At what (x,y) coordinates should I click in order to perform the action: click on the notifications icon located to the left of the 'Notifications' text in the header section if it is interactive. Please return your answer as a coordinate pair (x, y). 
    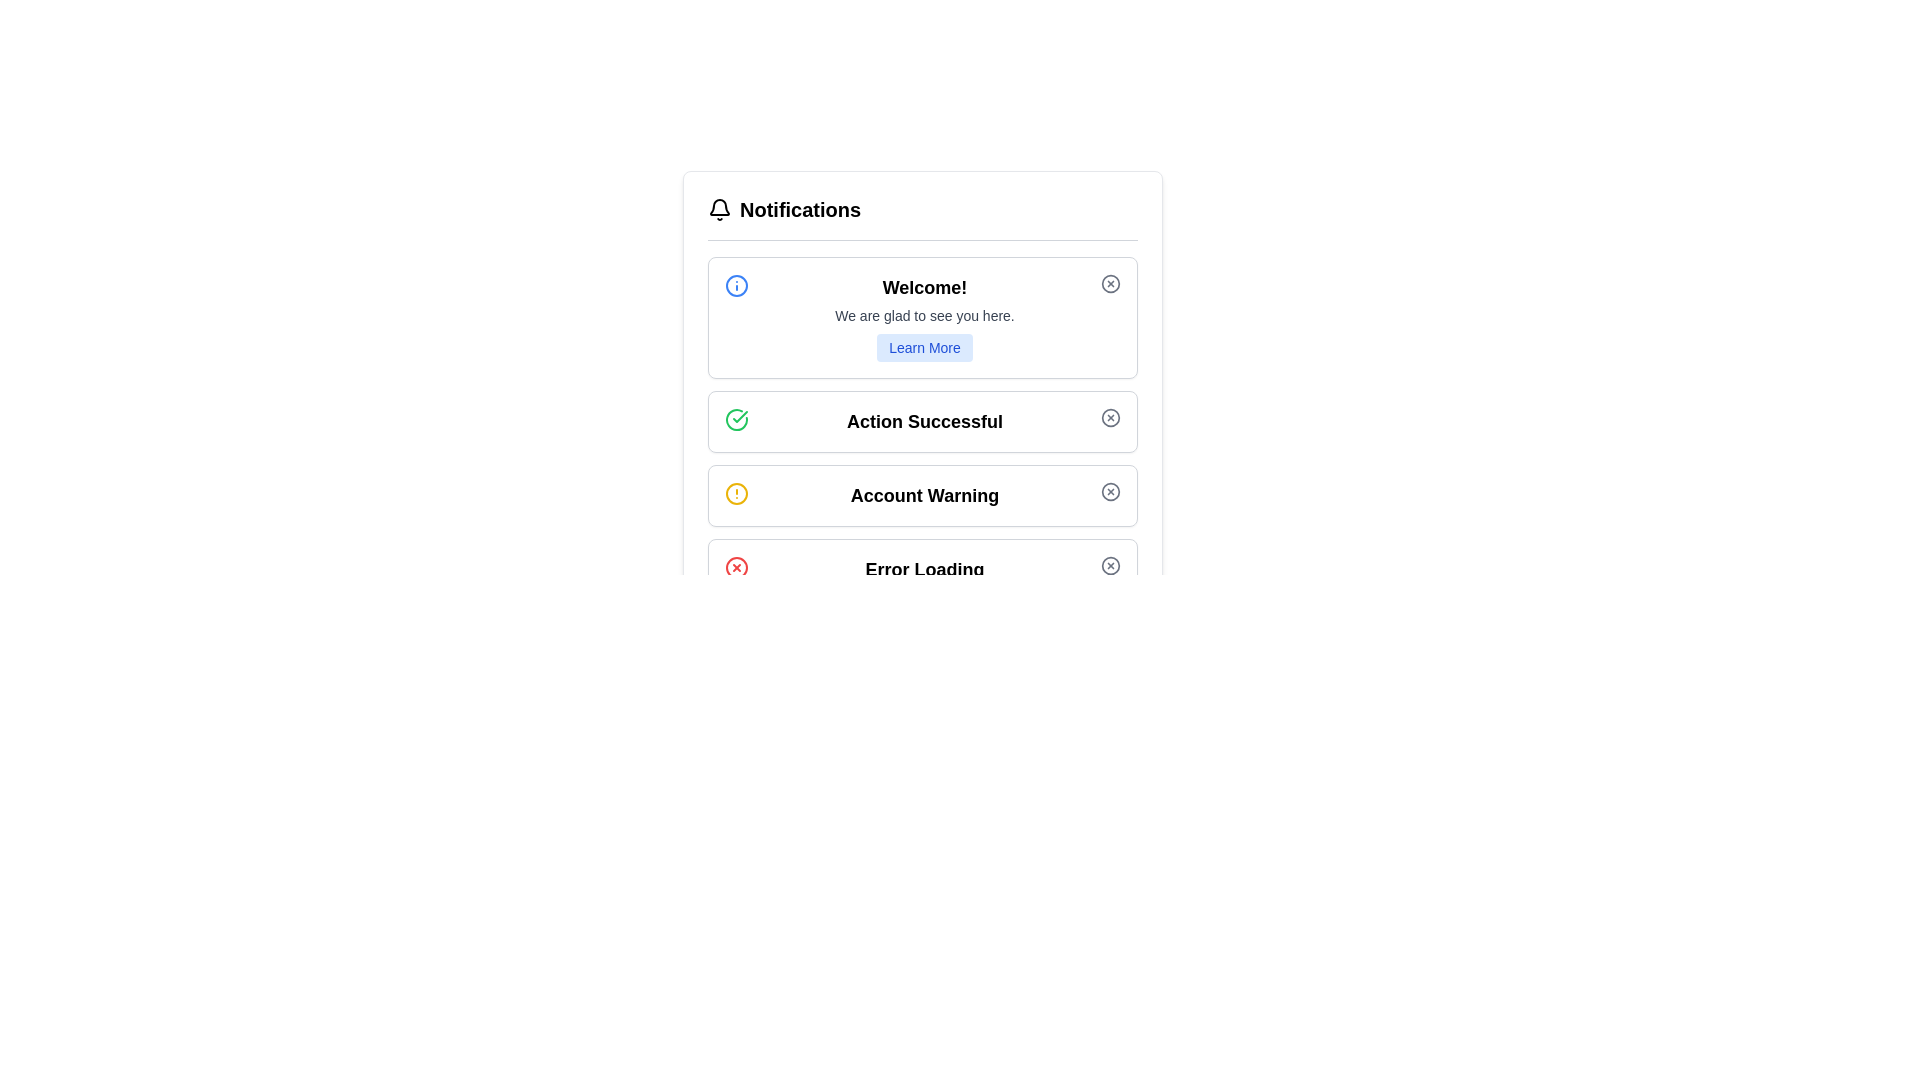
    Looking at the image, I should click on (720, 209).